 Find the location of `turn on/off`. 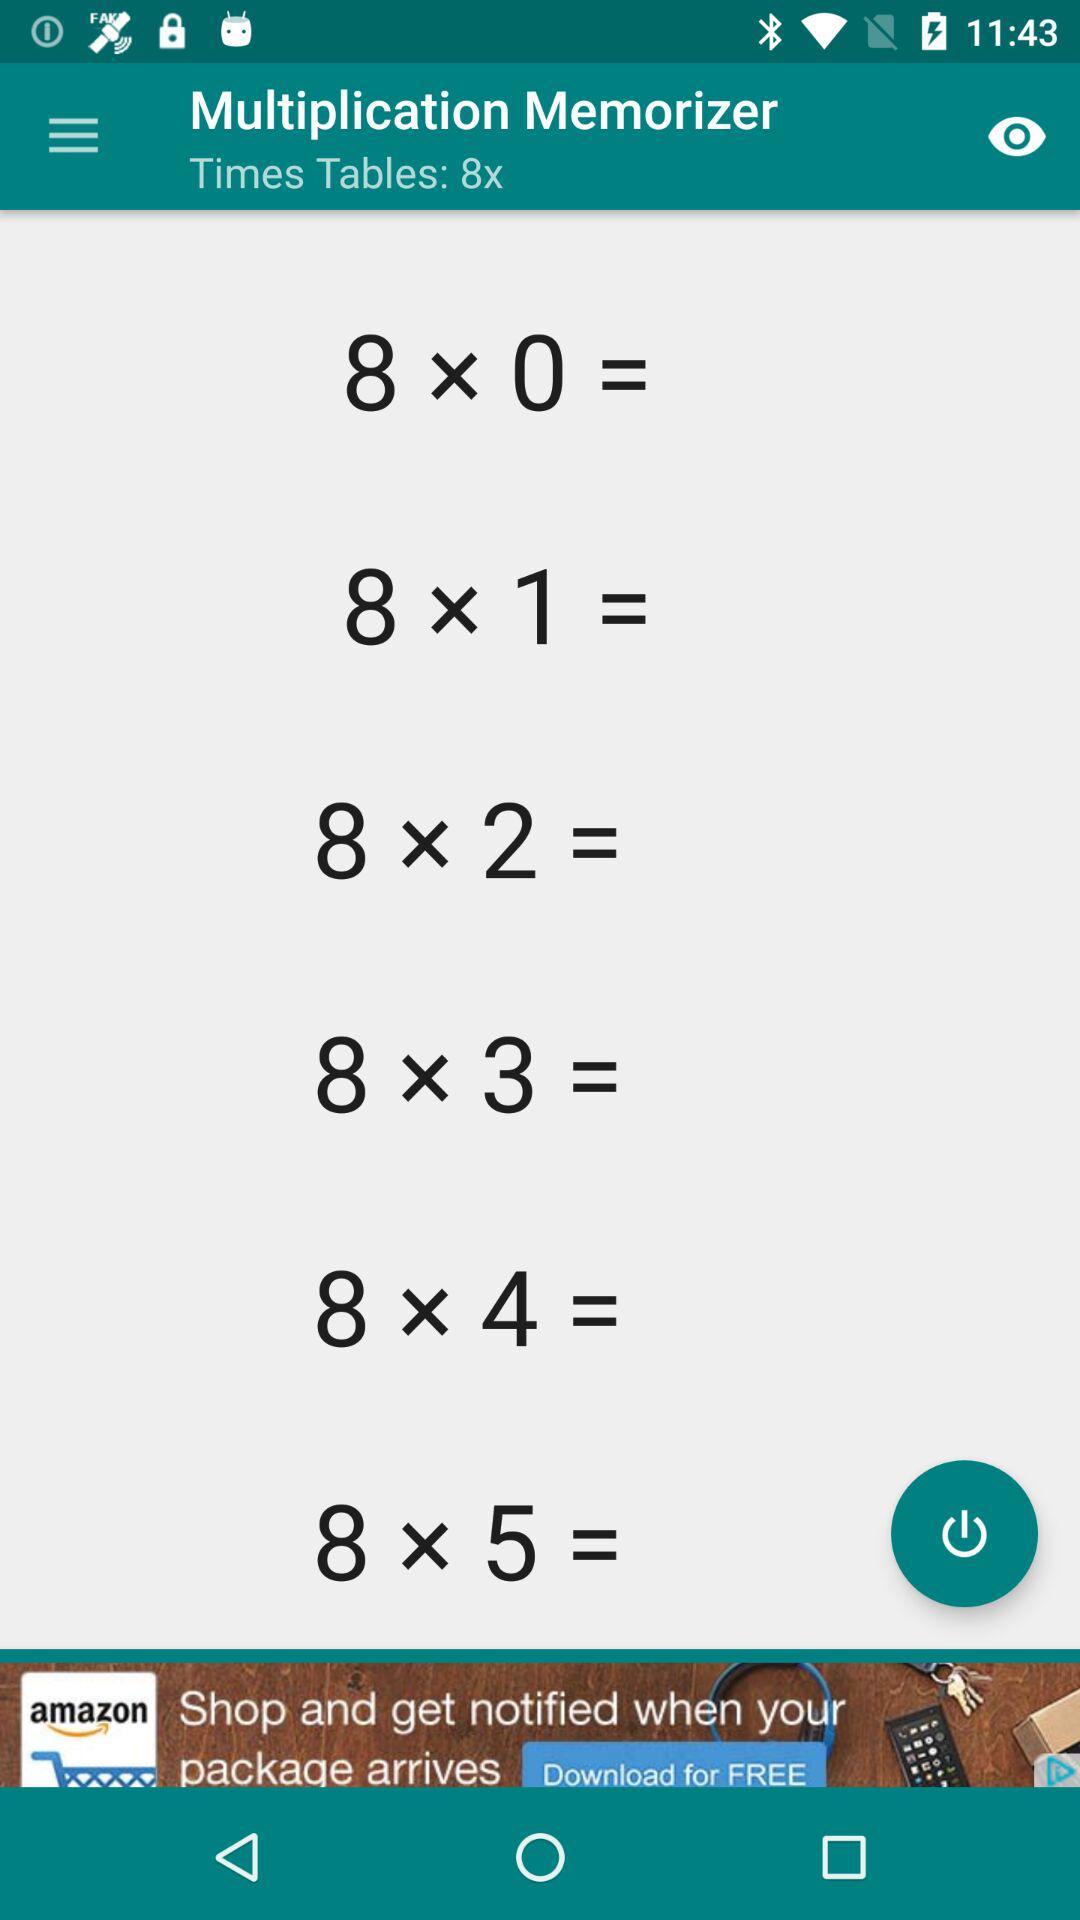

turn on/off is located at coordinates (963, 1532).